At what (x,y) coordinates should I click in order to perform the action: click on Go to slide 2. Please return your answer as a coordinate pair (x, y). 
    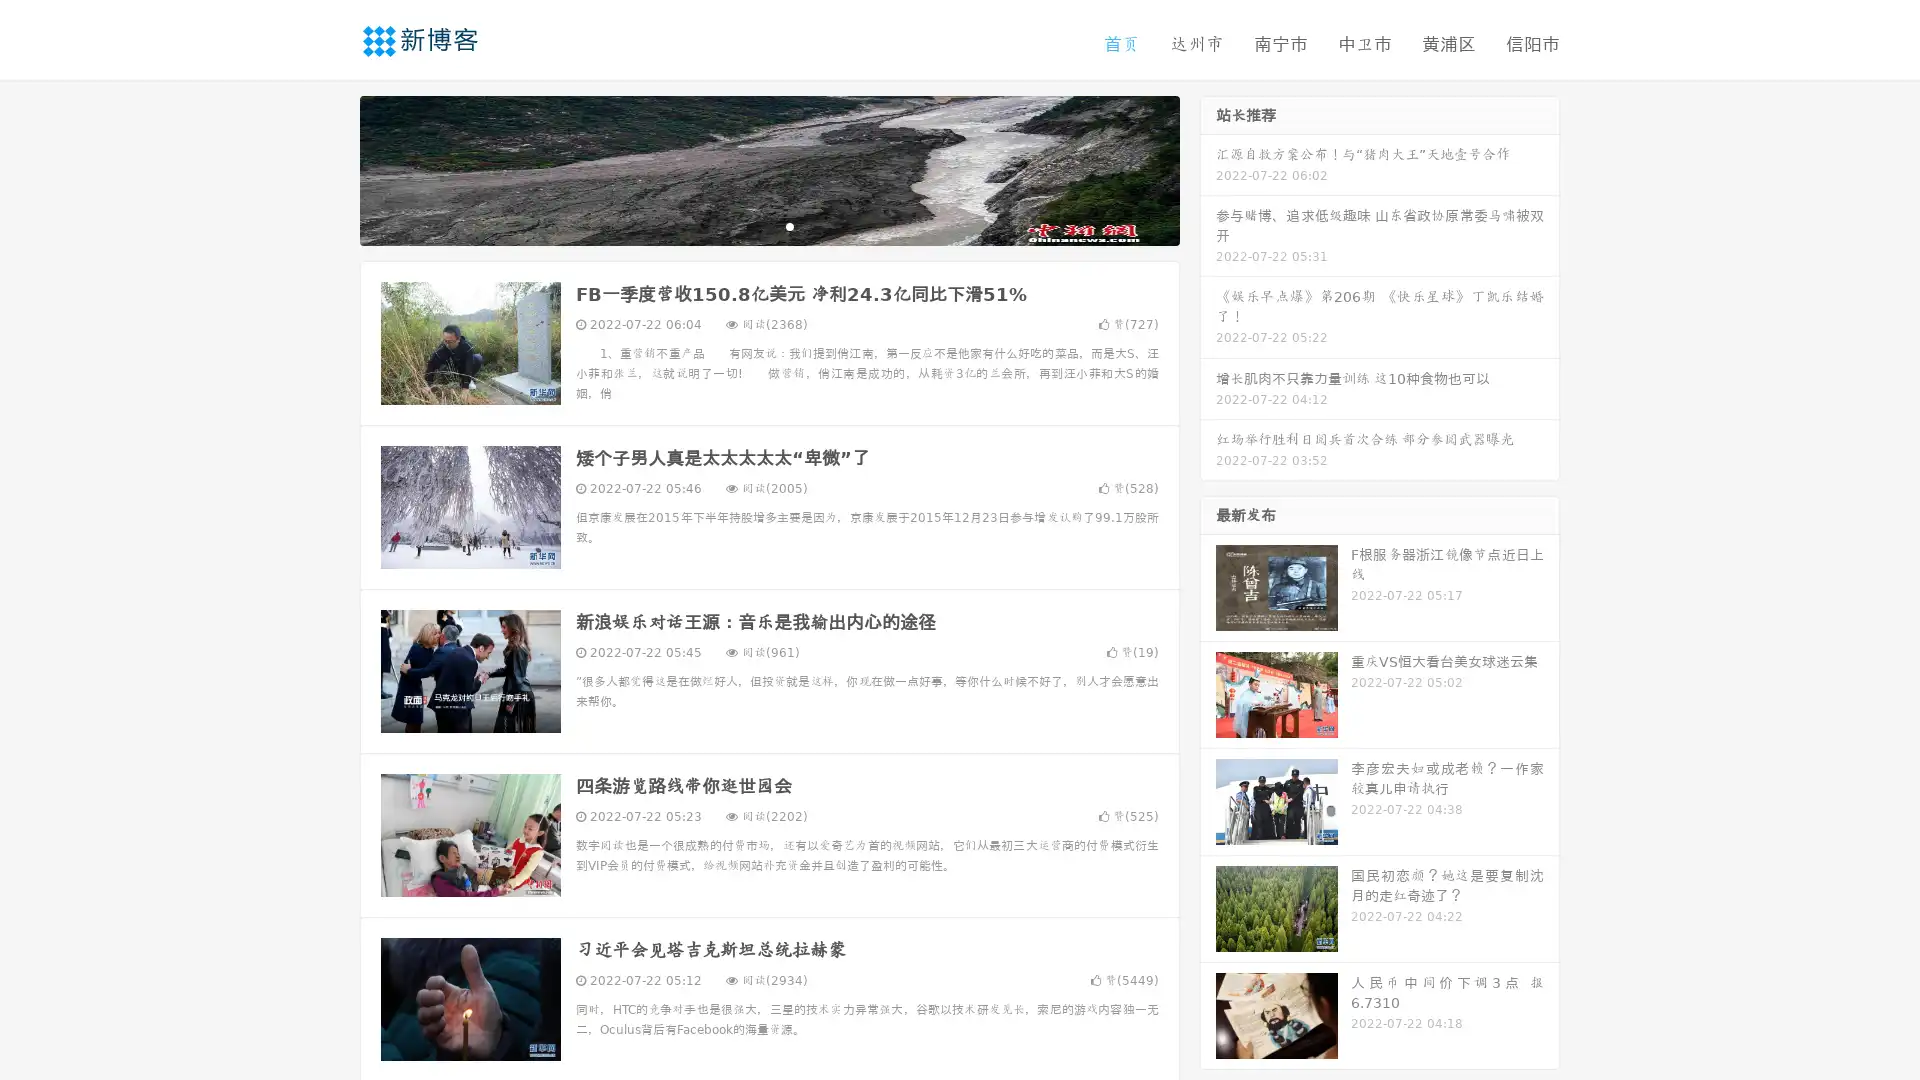
    Looking at the image, I should click on (768, 225).